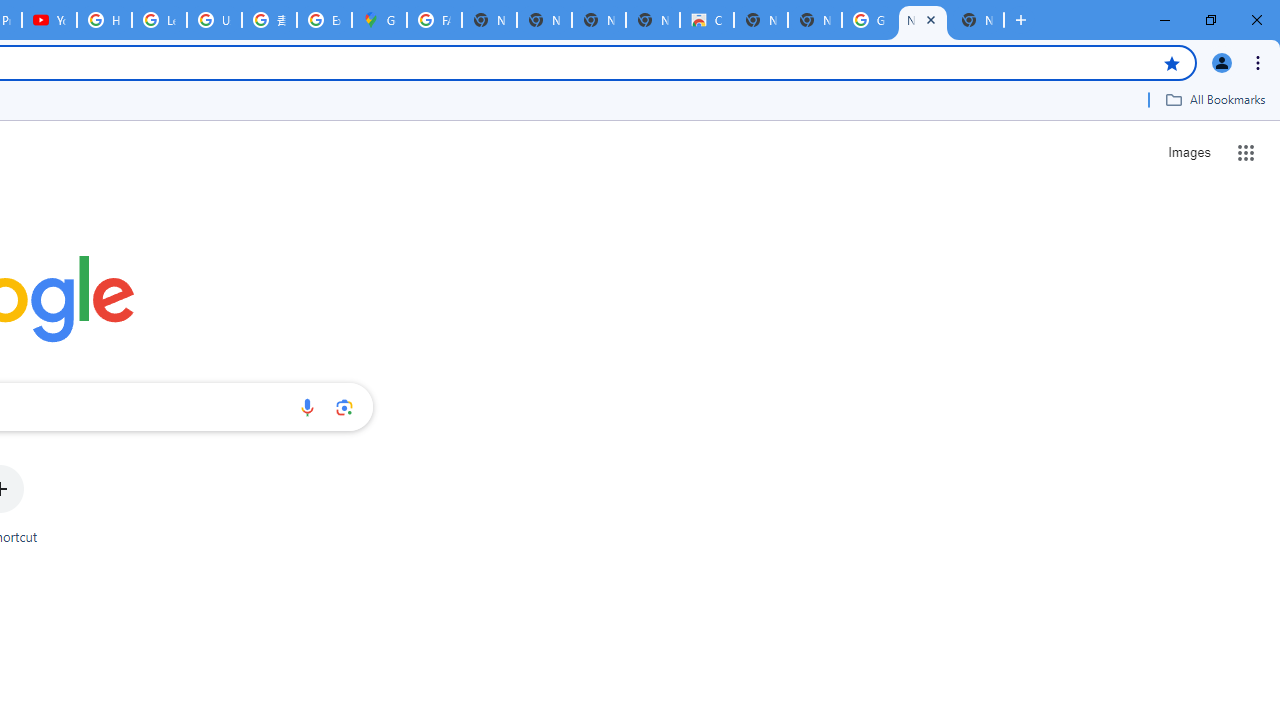  What do you see at coordinates (324, 20) in the screenshot?
I see `'Explore new street-level details - Google Maps Help'` at bounding box center [324, 20].